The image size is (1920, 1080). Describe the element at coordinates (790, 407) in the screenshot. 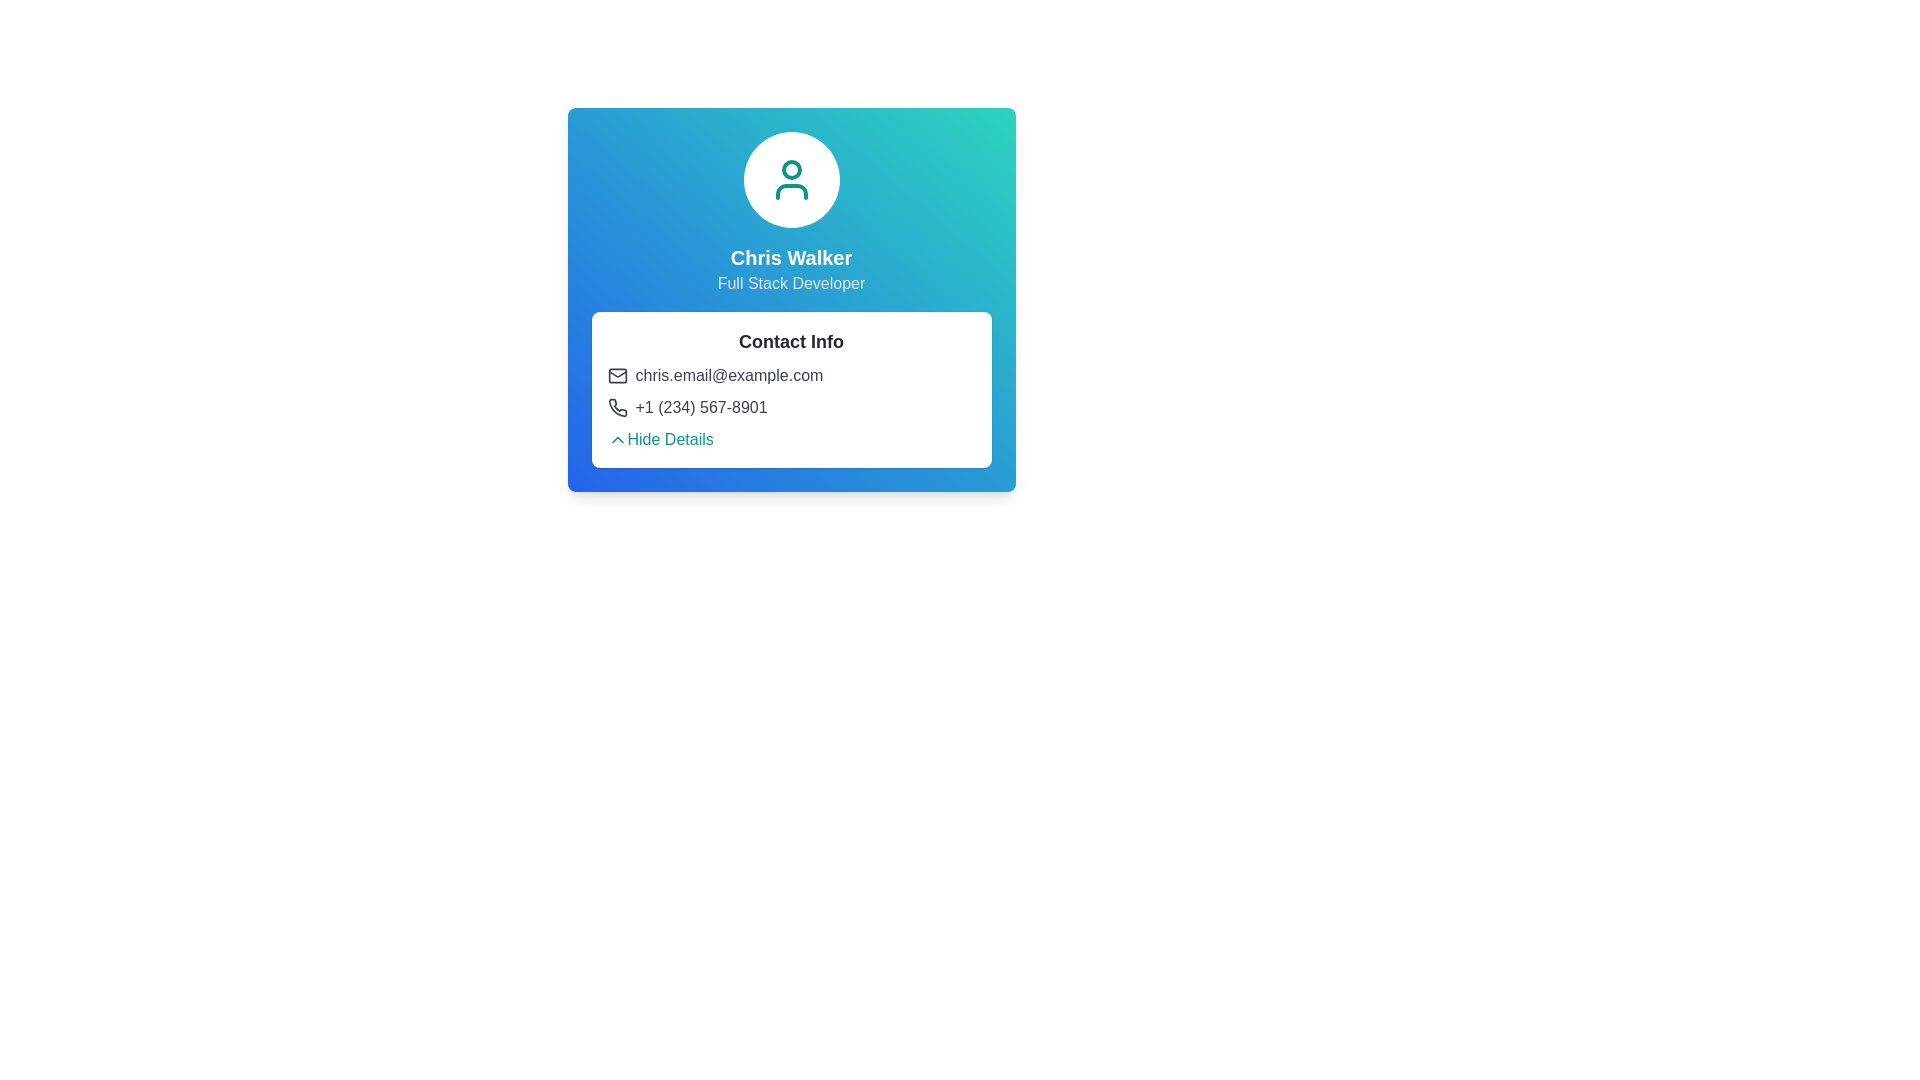

I see `the phone number display element, which is the second entry under the 'Contact Info' section and is centered horizontally in the middle of the card interface` at that location.